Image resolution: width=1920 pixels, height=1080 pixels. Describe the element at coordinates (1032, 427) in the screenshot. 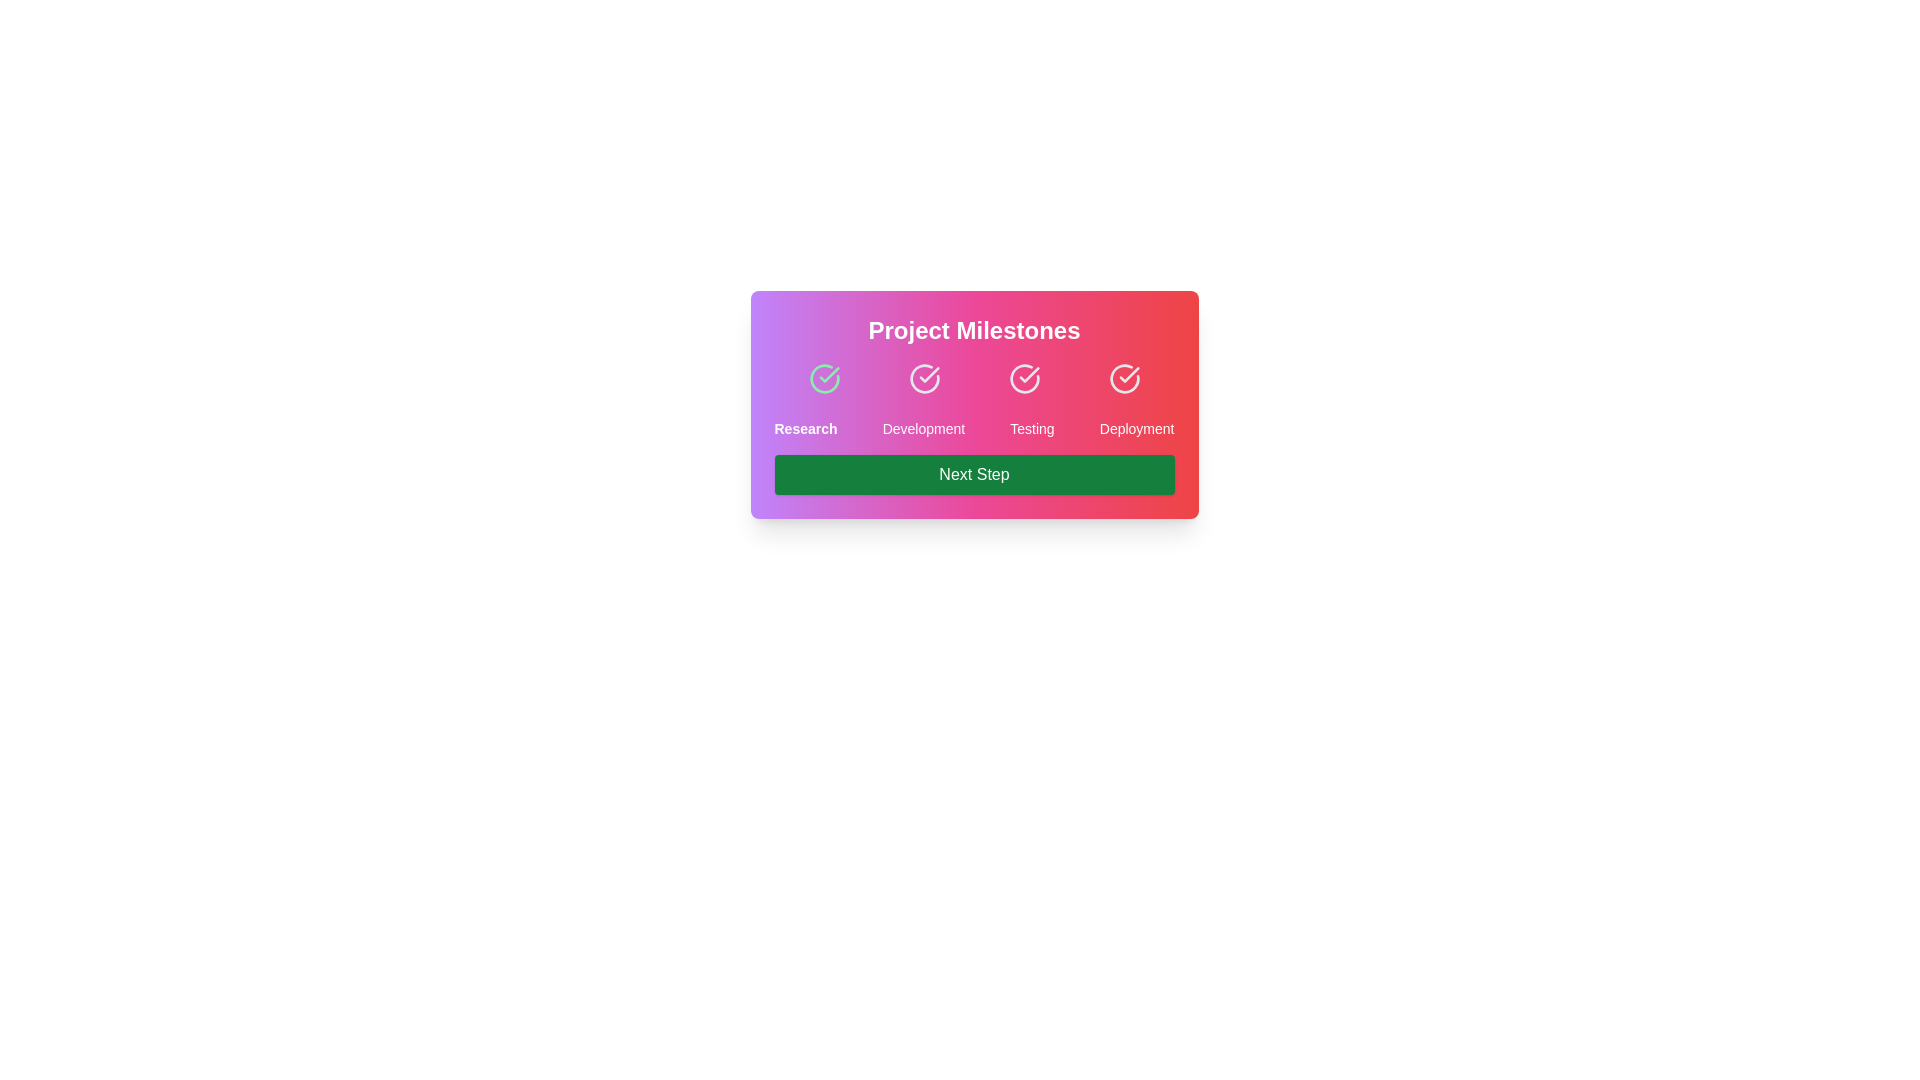

I see `the static text label displaying 'Testing' with a pink background and white text, which is the third label in a horizontal sequence` at that location.